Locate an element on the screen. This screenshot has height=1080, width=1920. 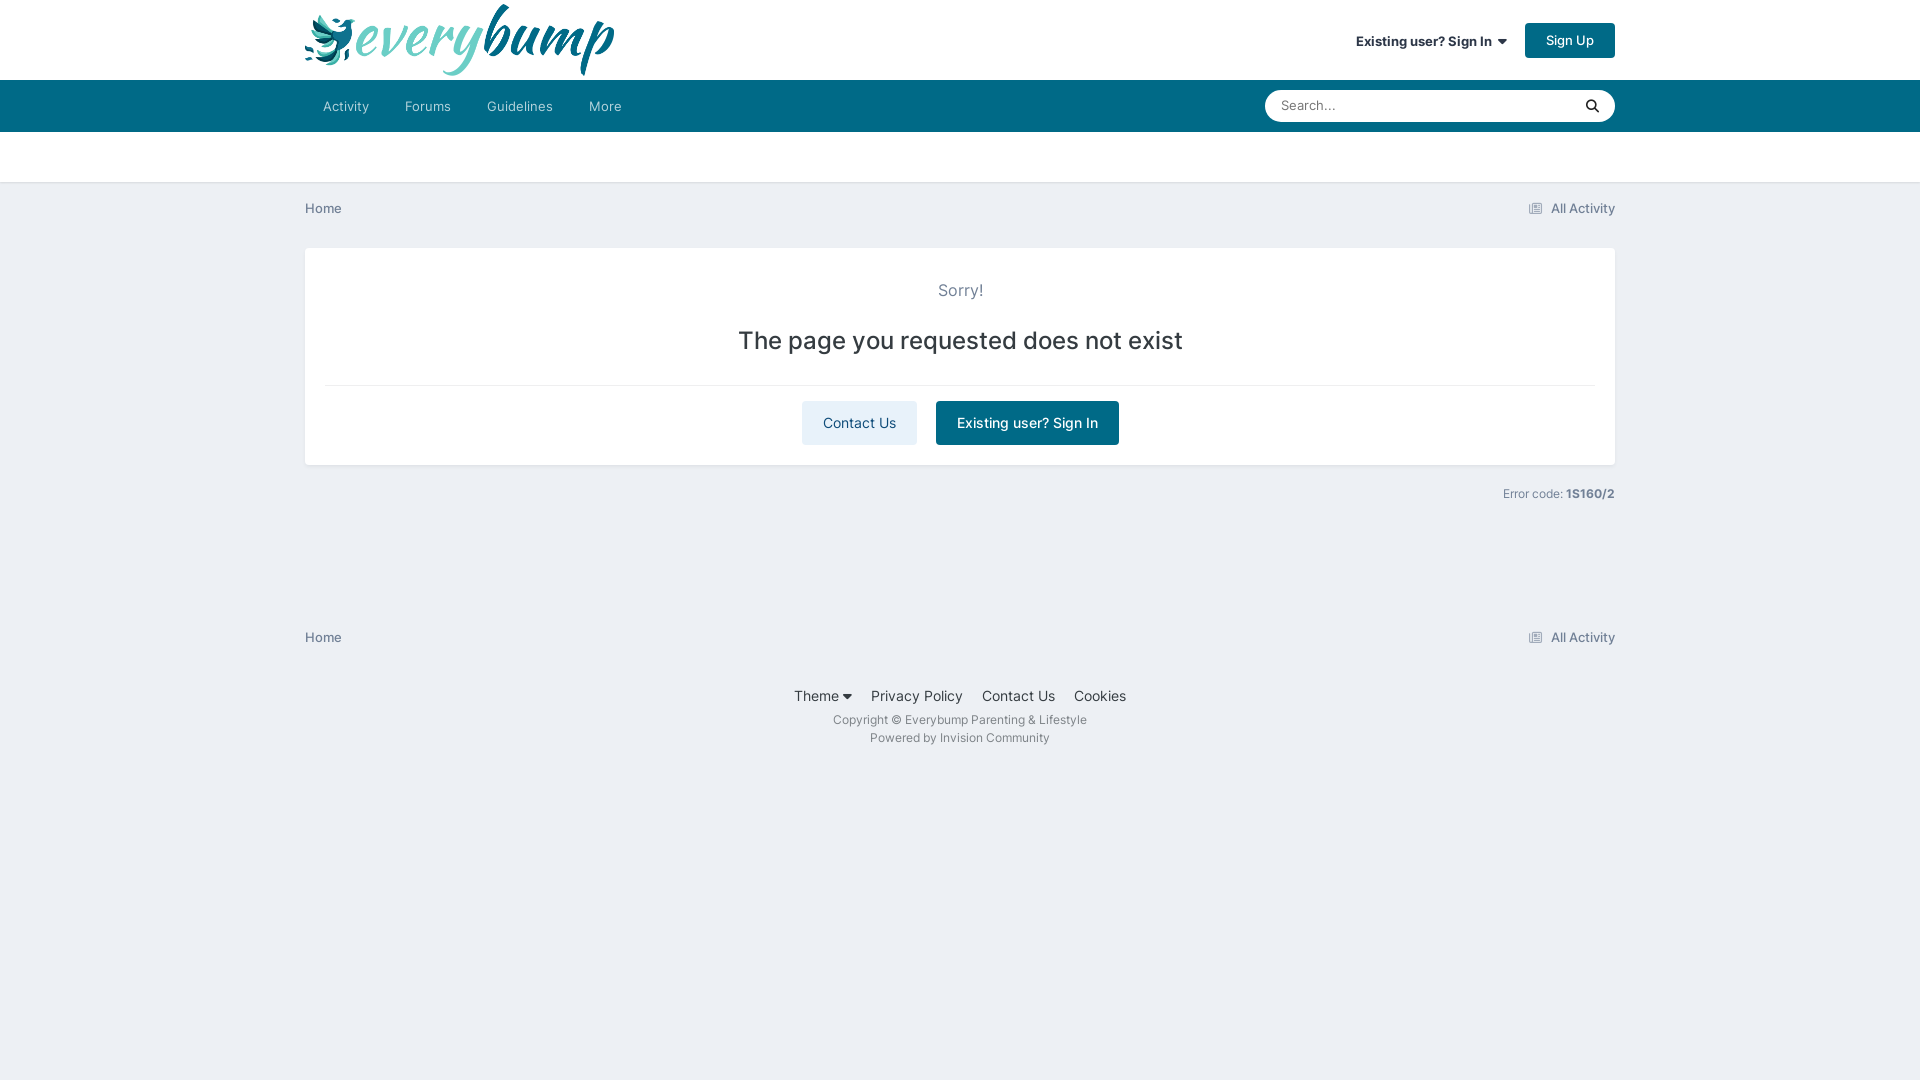
'Cookies' is located at coordinates (1098, 694).